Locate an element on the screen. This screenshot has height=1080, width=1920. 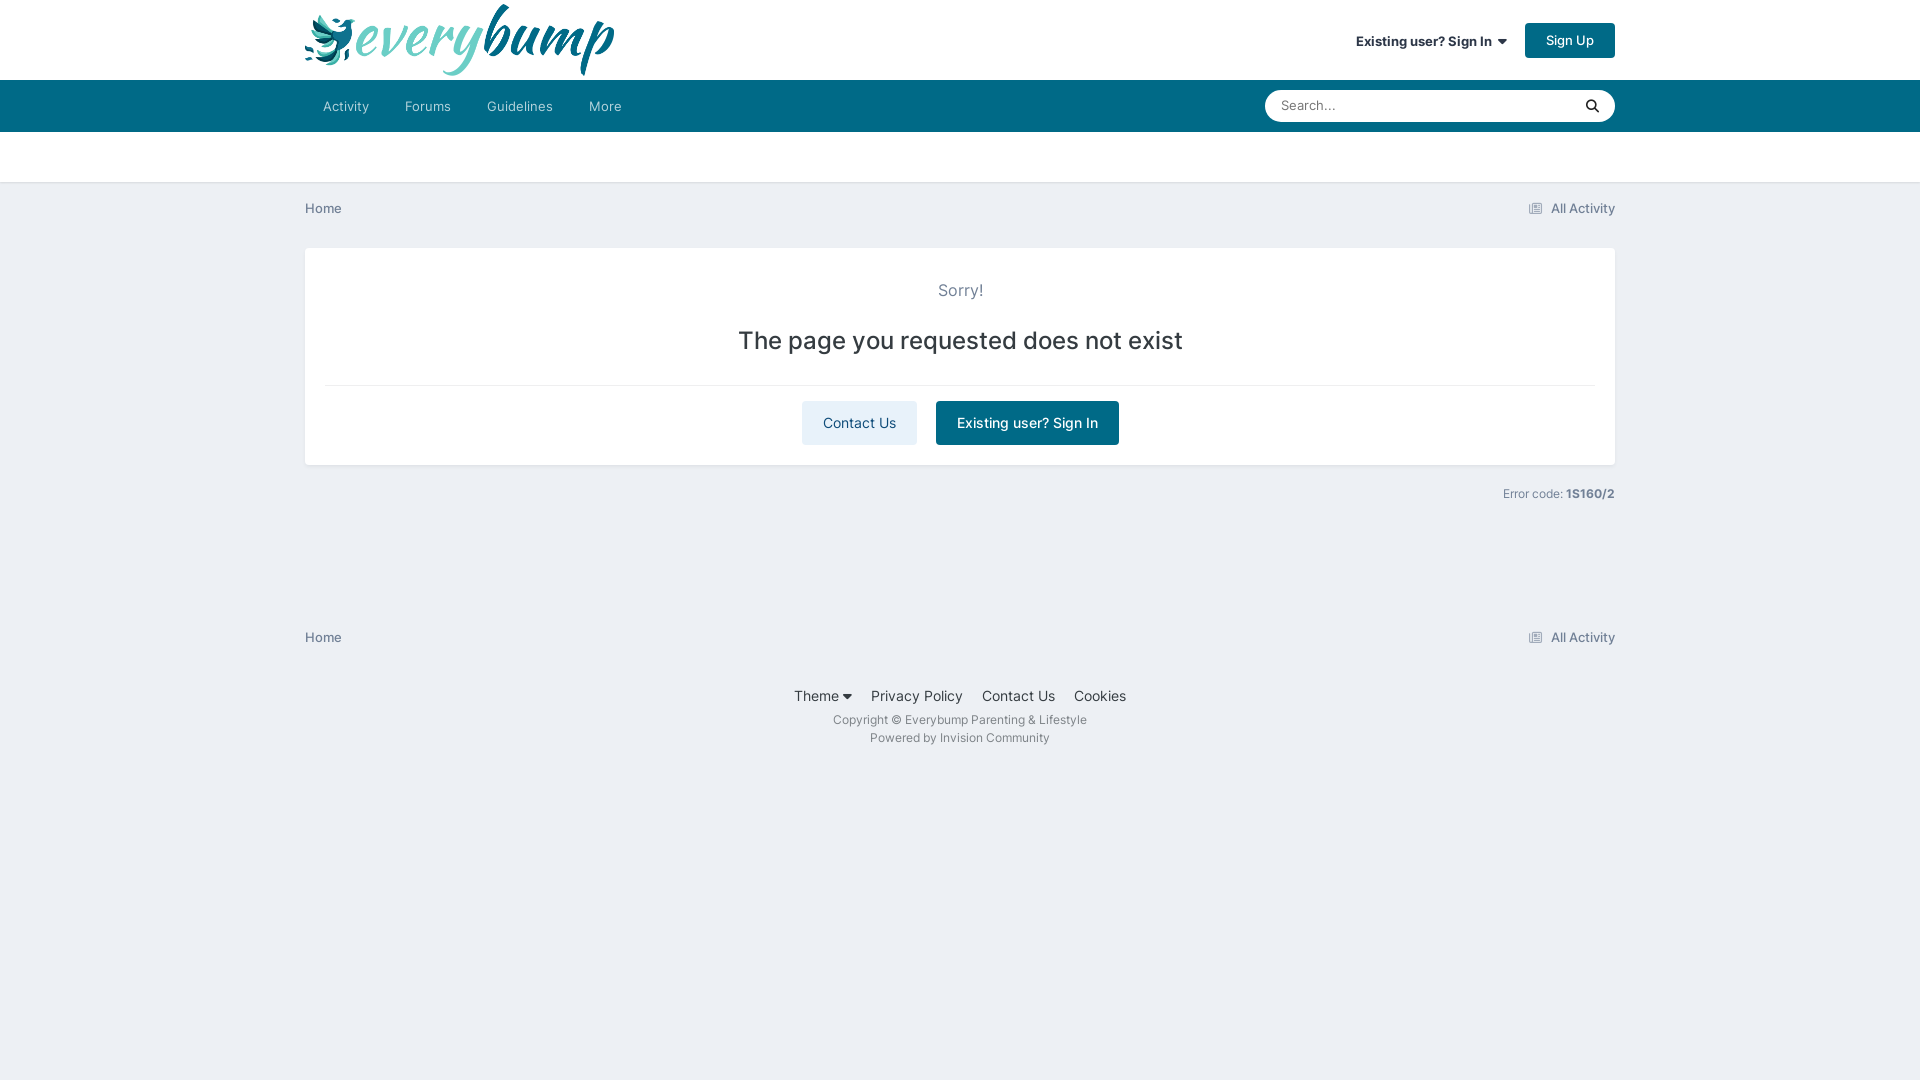
'Cookies' is located at coordinates (1098, 694).